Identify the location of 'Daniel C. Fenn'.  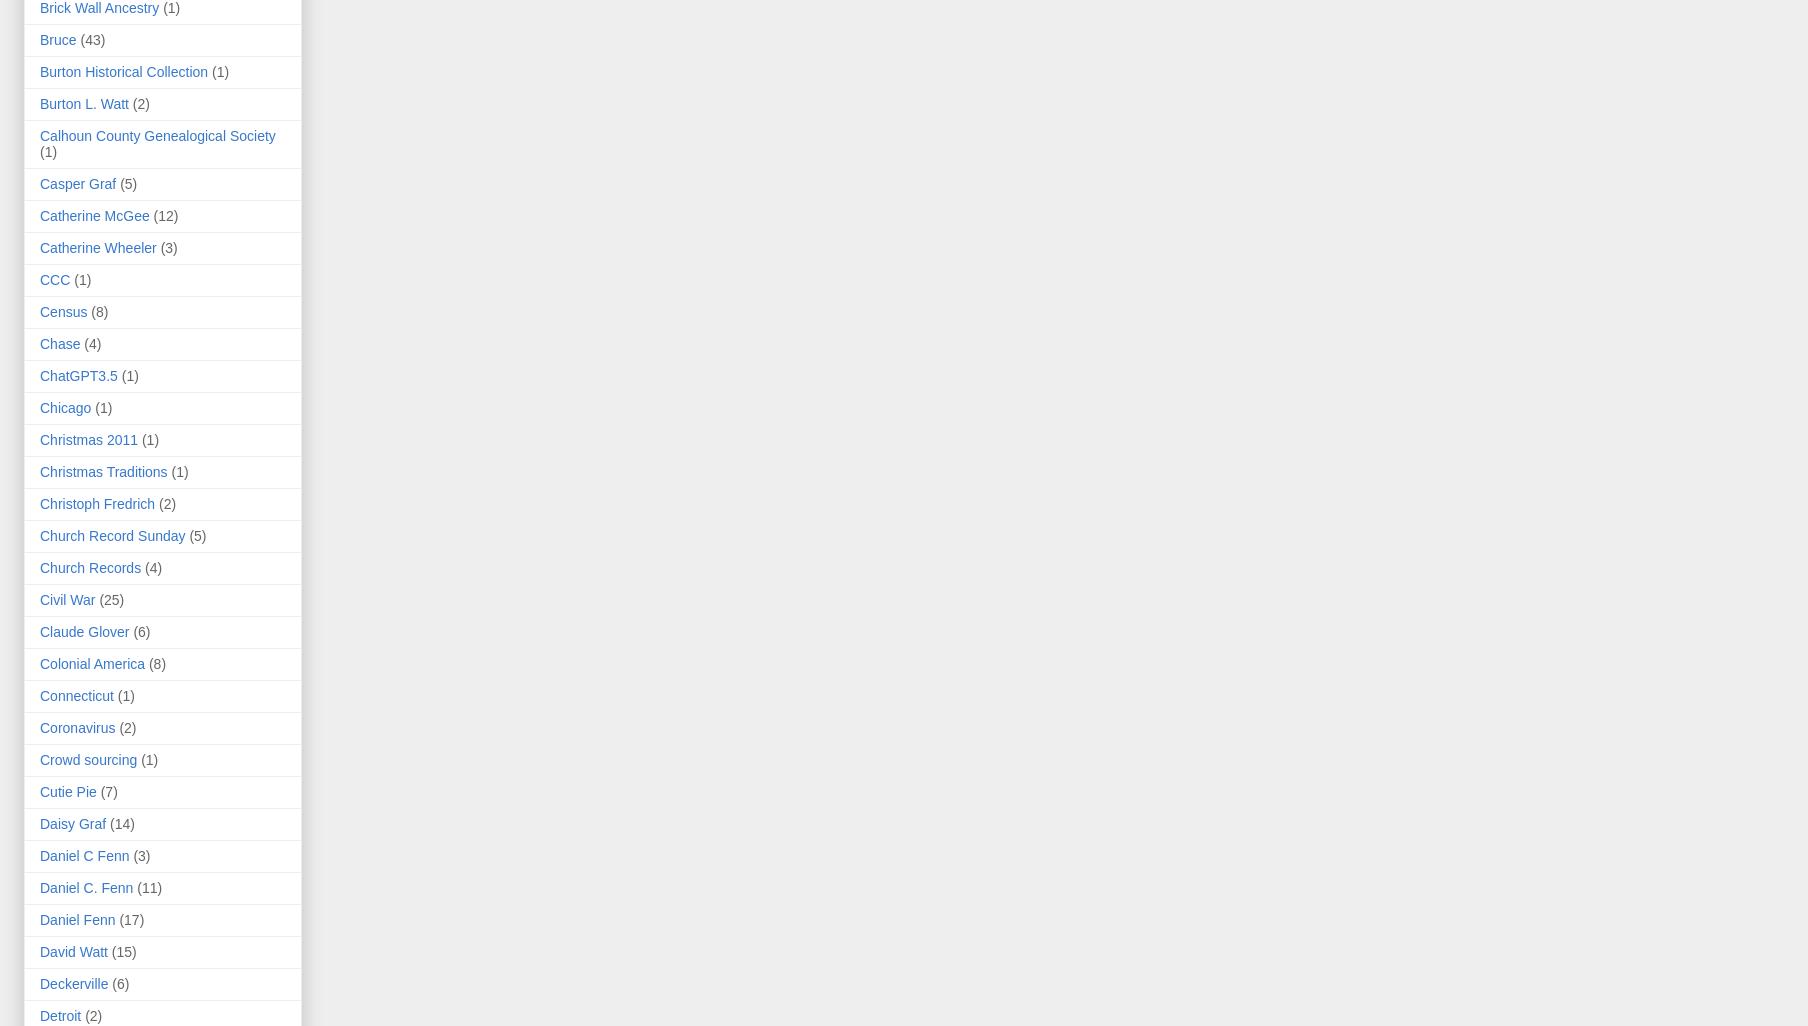
(85, 887).